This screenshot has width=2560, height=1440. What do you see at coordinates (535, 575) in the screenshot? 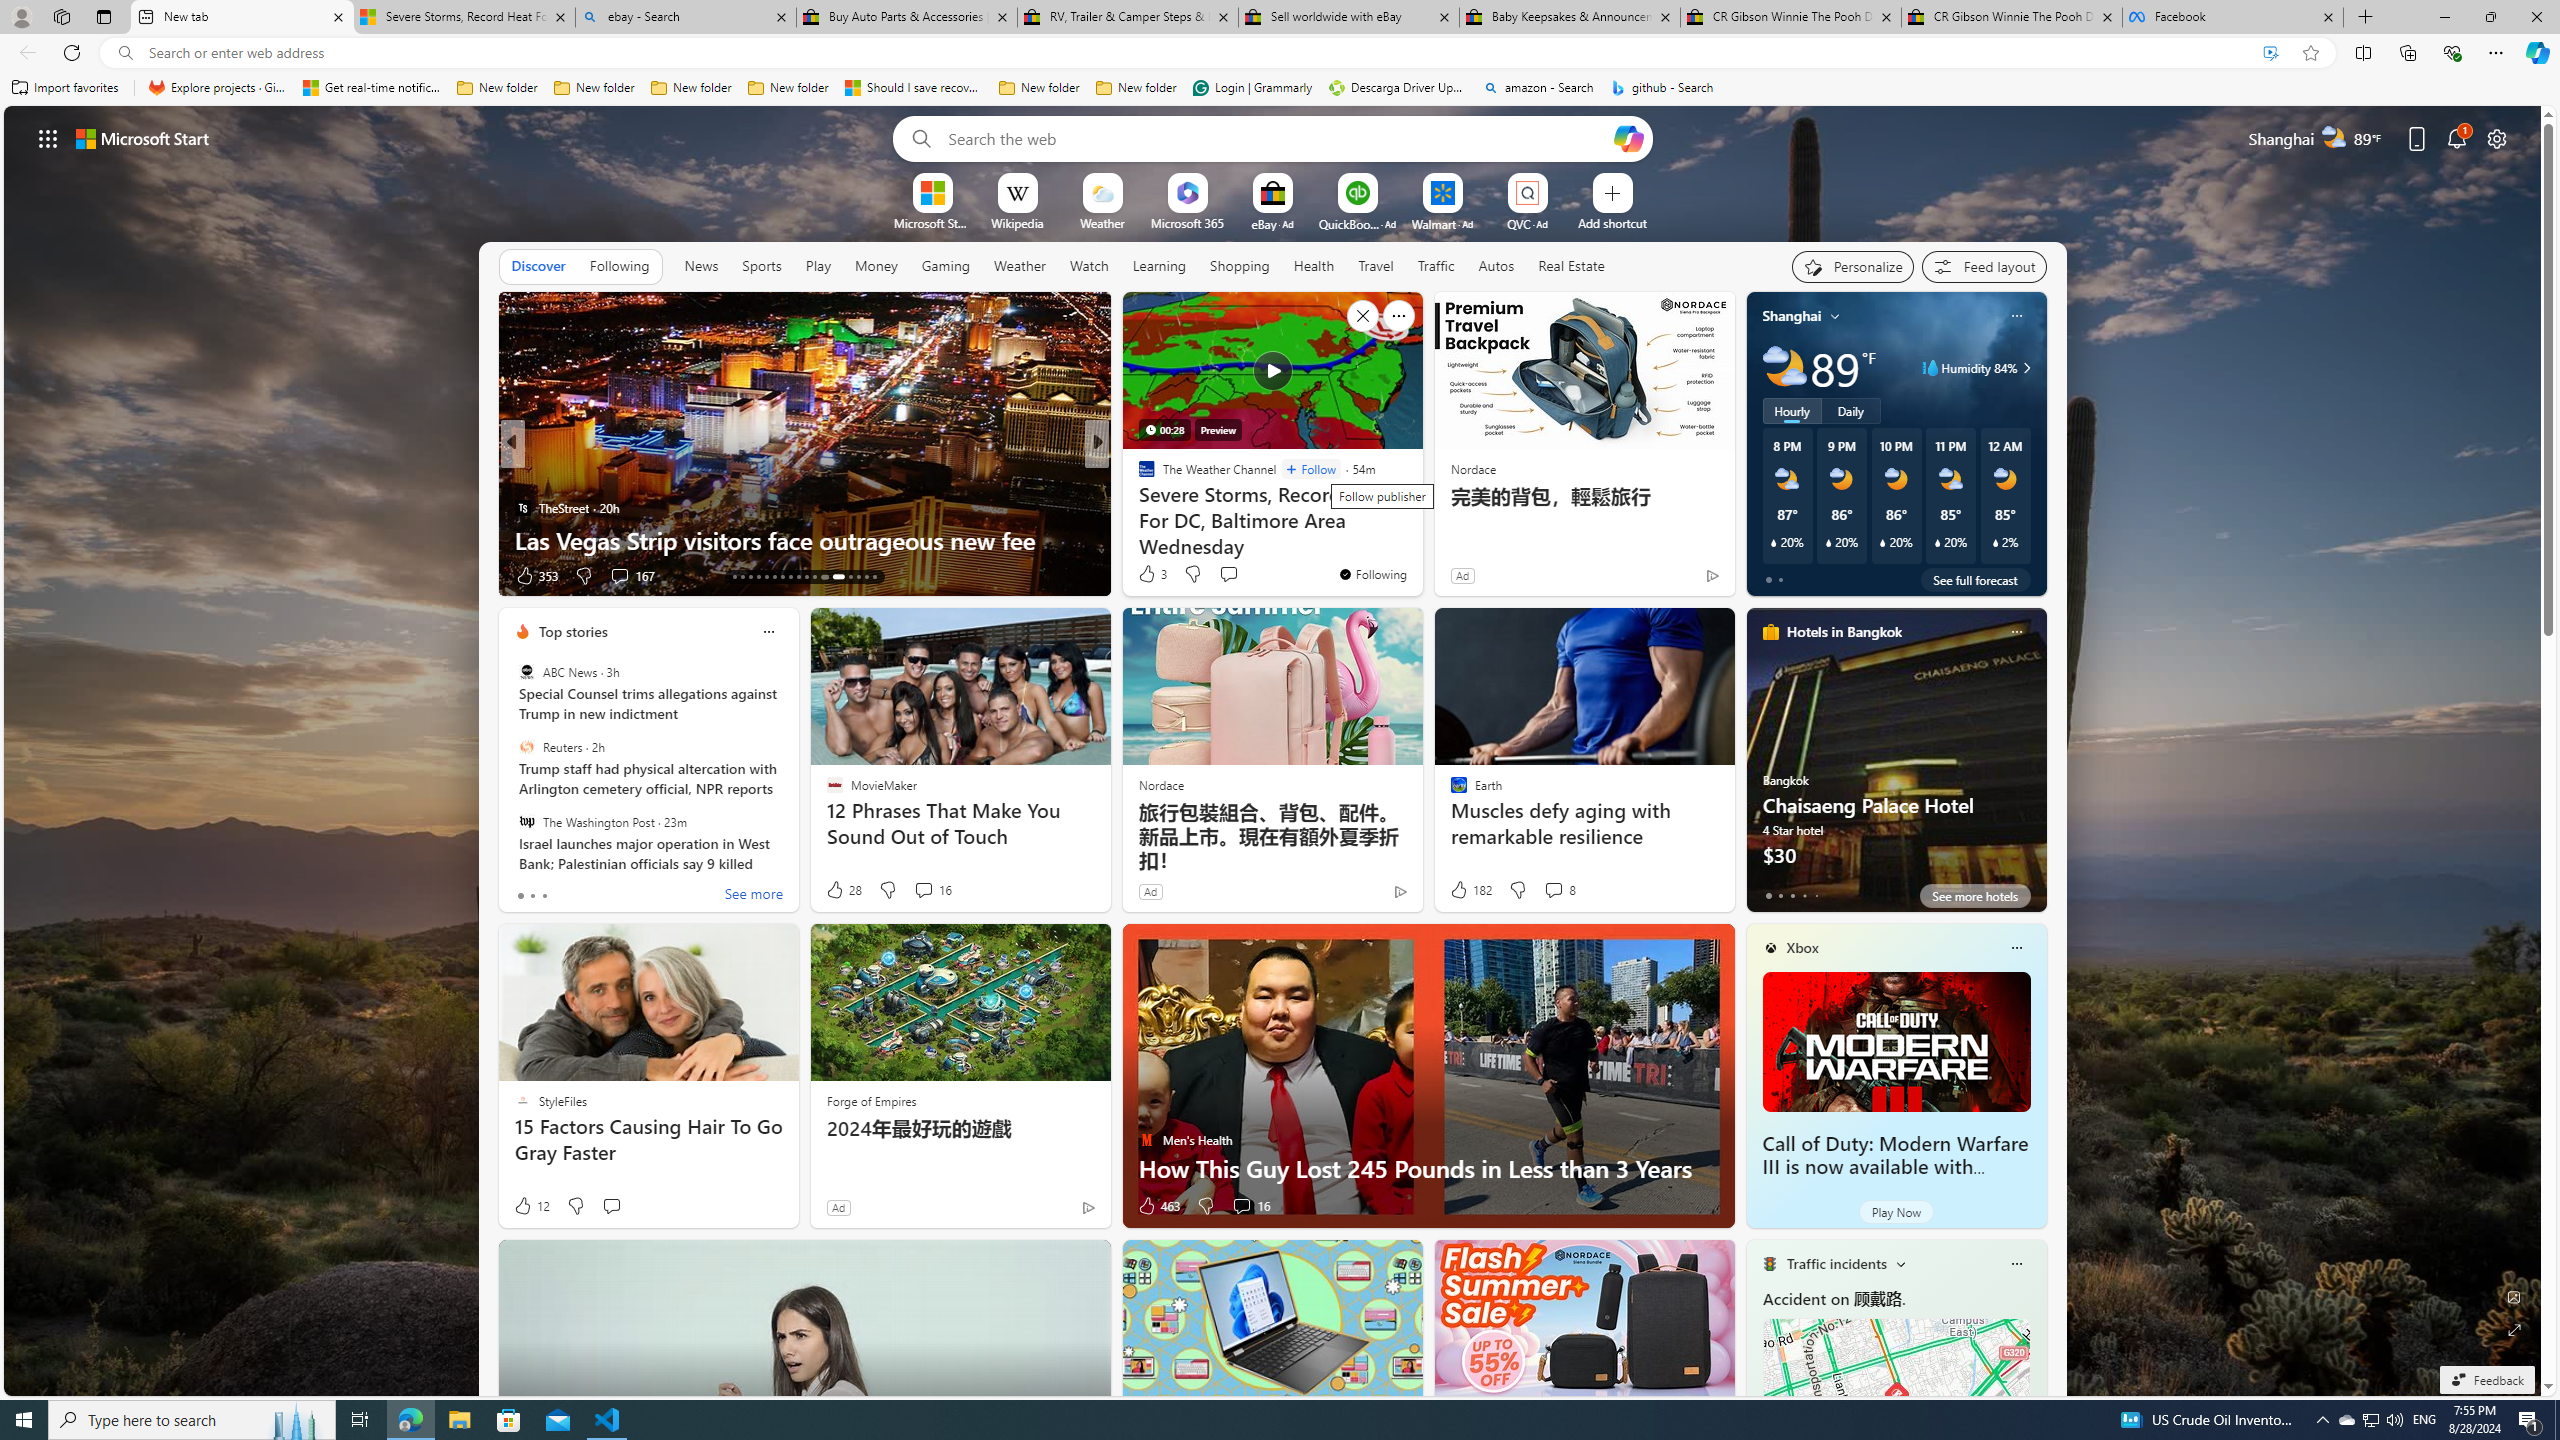
I see `'353 Like'` at bounding box center [535, 575].